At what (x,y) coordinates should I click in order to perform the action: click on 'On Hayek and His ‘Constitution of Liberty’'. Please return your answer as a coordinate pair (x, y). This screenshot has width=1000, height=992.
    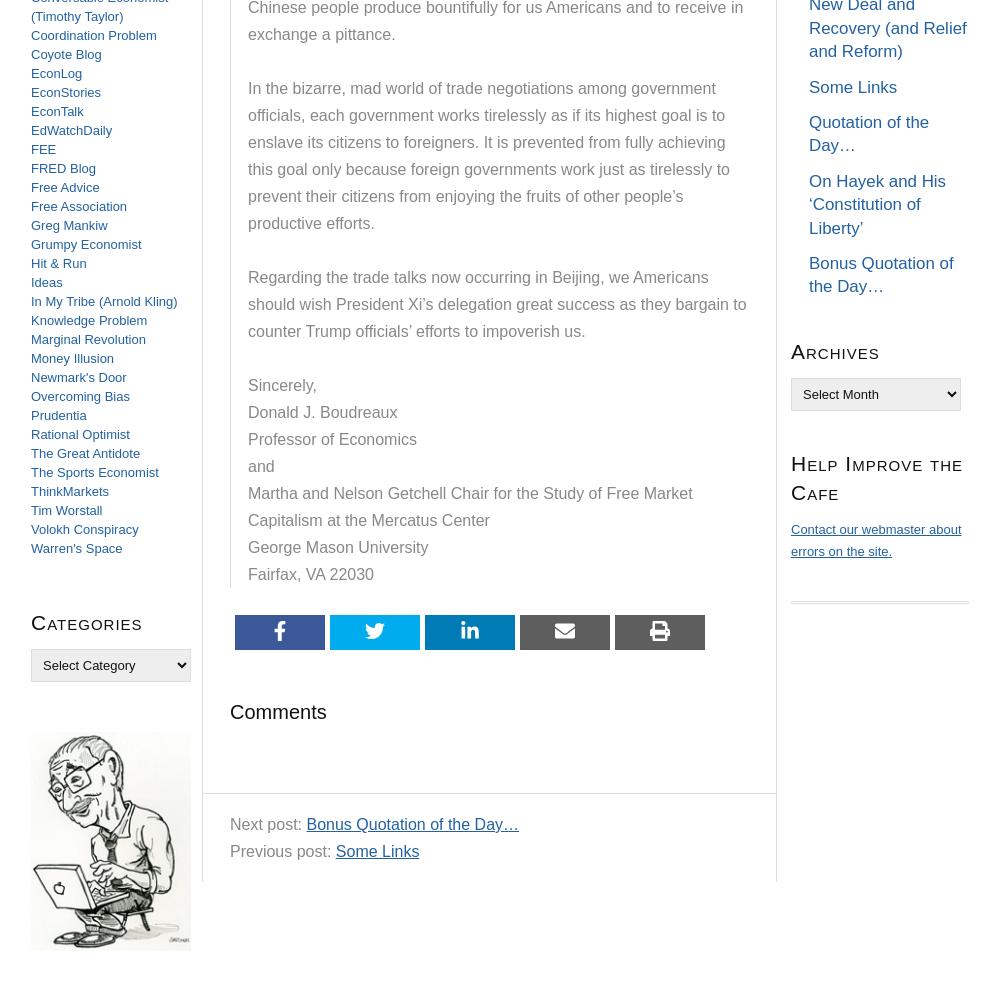
    Looking at the image, I should click on (877, 202).